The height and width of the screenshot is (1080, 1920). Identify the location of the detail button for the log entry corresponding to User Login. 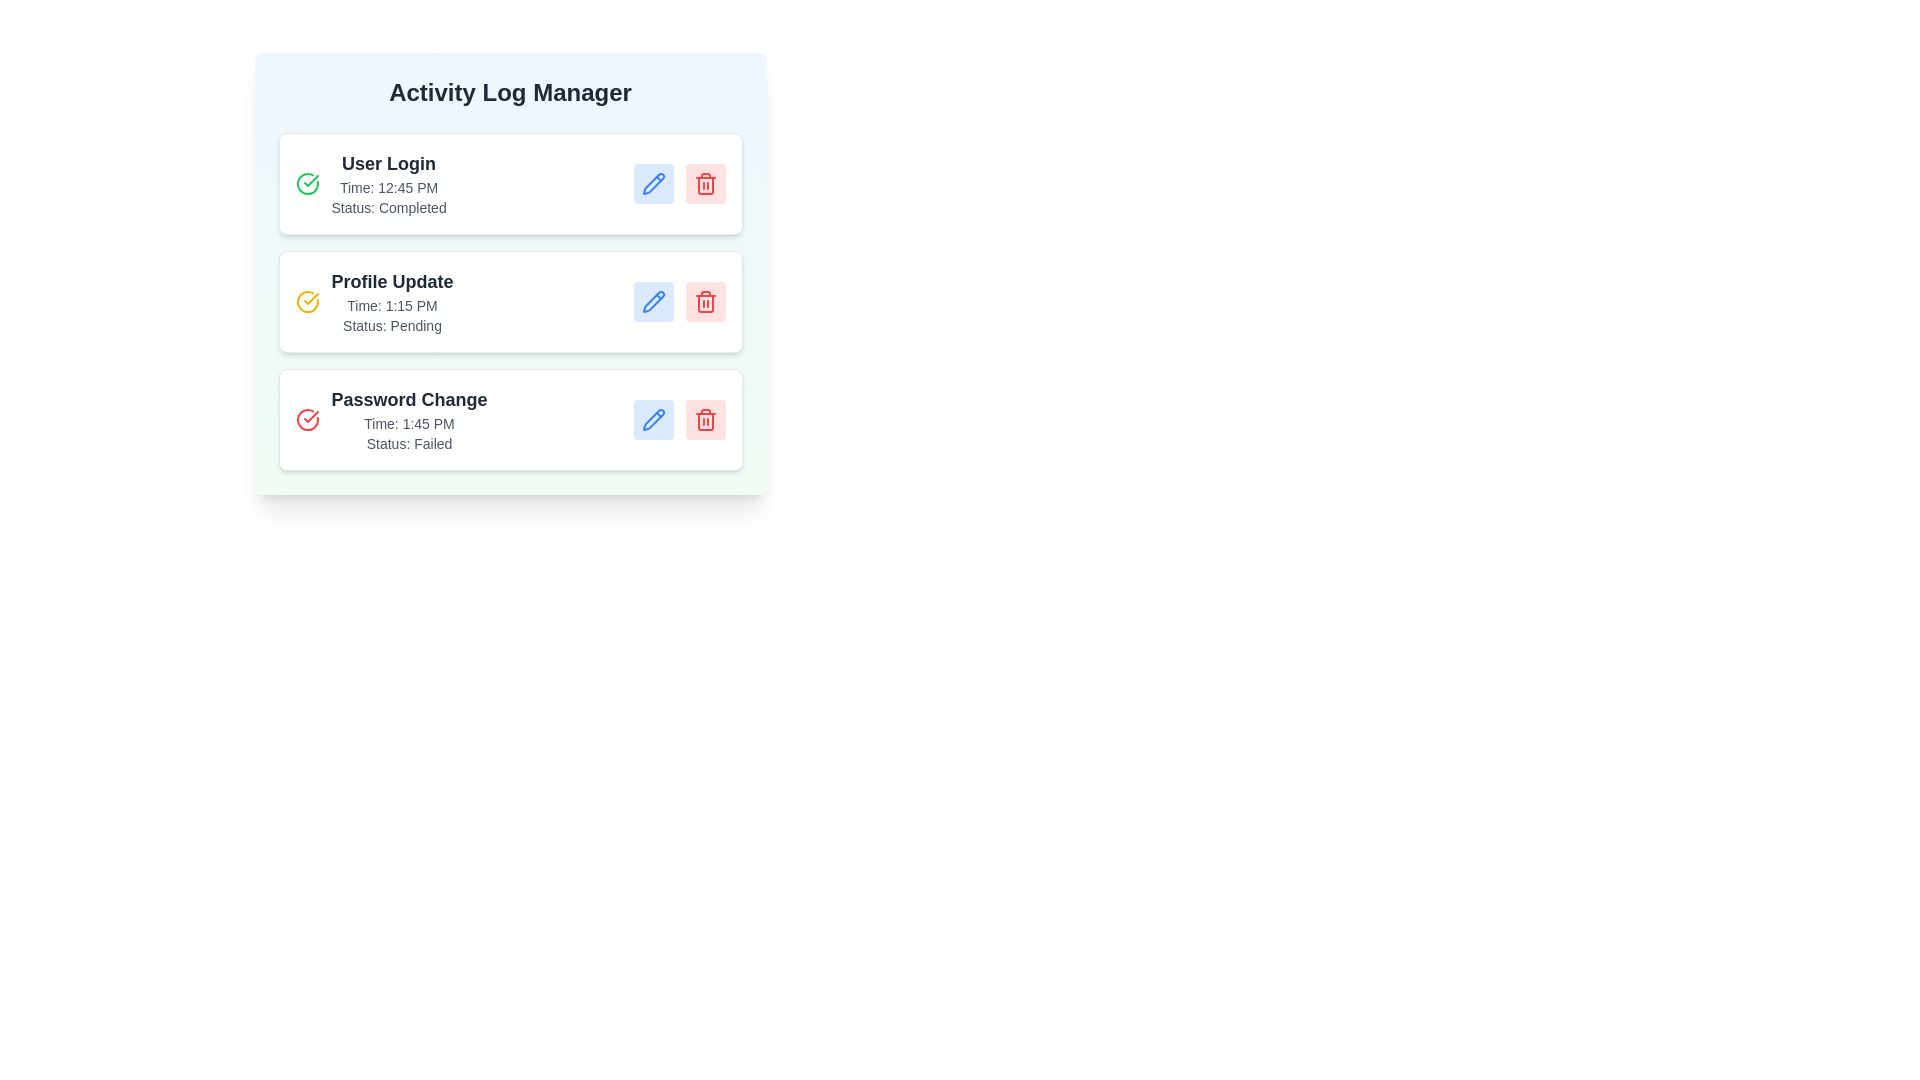
(653, 184).